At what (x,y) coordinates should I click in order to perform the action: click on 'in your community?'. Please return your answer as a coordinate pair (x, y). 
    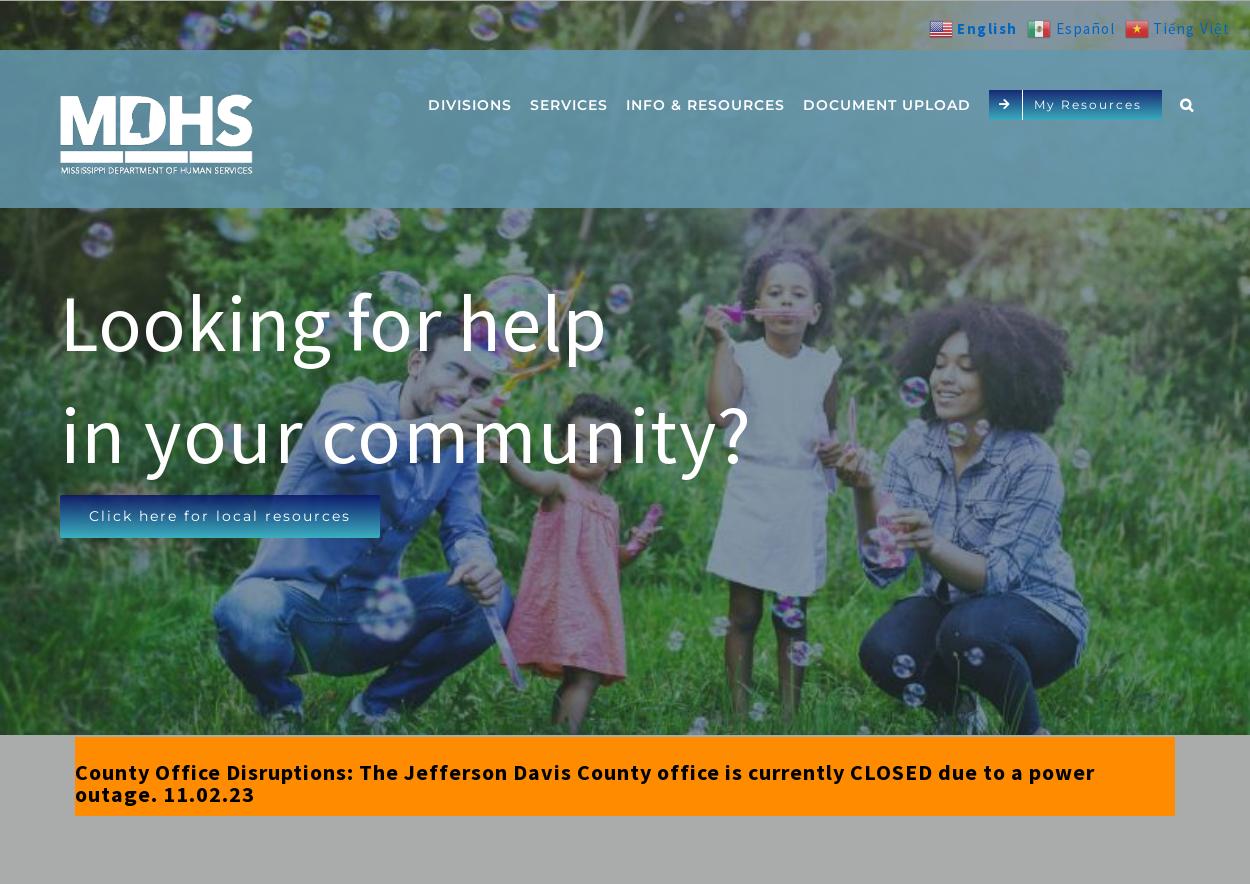
    Looking at the image, I should click on (59, 433).